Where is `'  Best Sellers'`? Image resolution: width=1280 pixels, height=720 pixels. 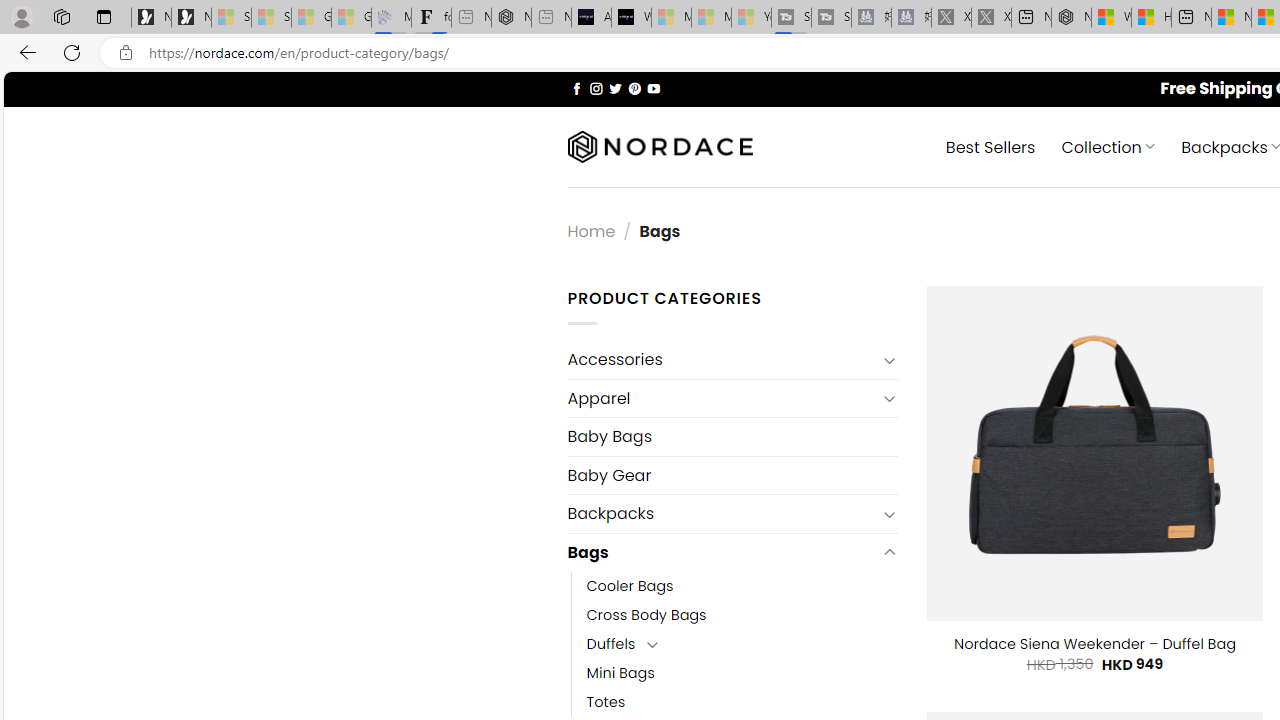
'  Best Sellers' is located at coordinates (990, 145).